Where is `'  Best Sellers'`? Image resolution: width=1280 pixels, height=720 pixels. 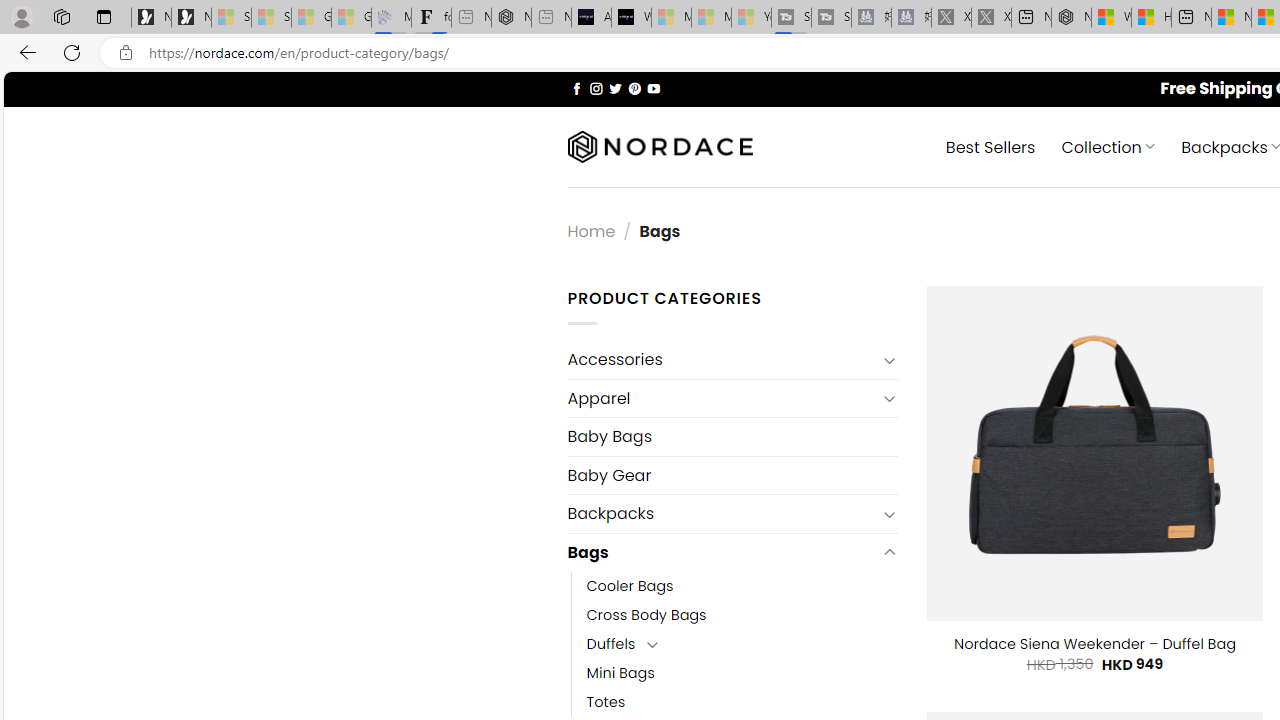
'  Best Sellers' is located at coordinates (990, 145).